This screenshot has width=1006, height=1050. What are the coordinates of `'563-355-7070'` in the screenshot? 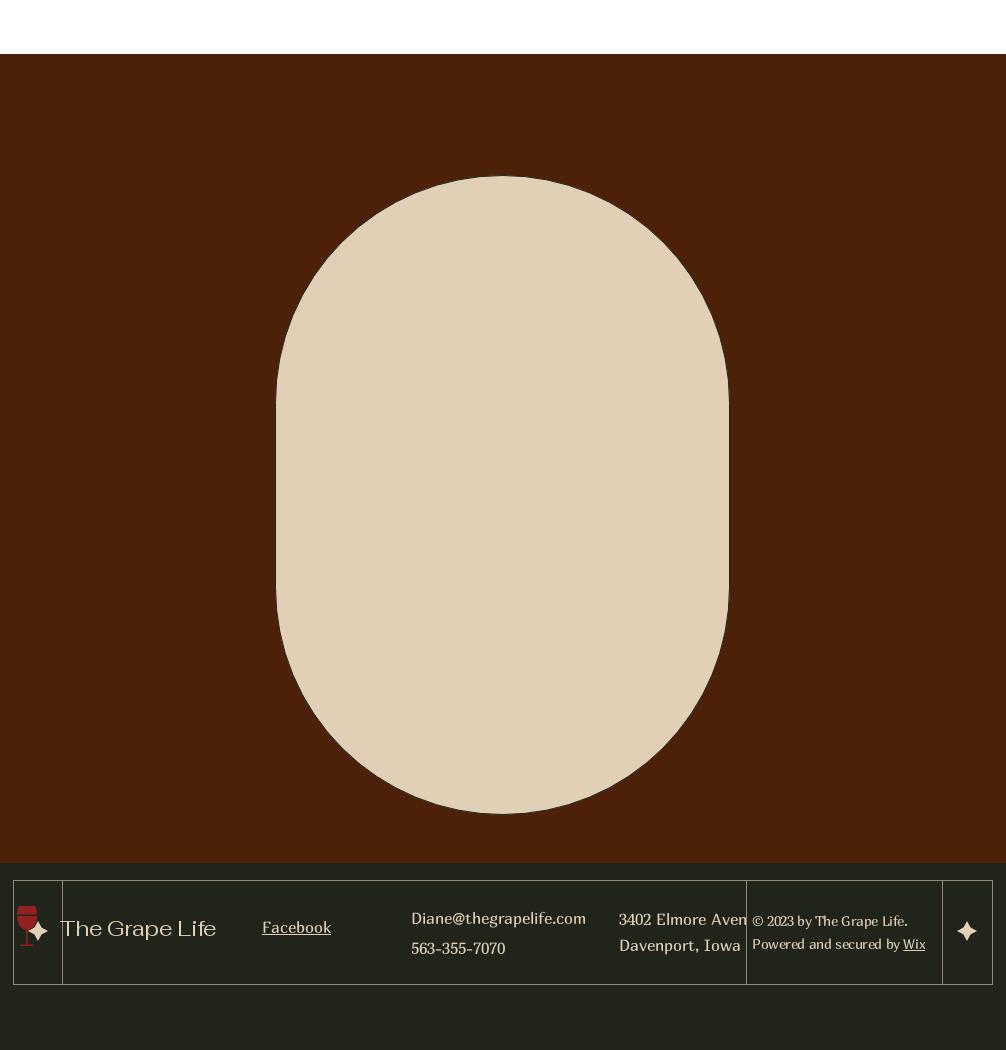 It's located at (457, 945).